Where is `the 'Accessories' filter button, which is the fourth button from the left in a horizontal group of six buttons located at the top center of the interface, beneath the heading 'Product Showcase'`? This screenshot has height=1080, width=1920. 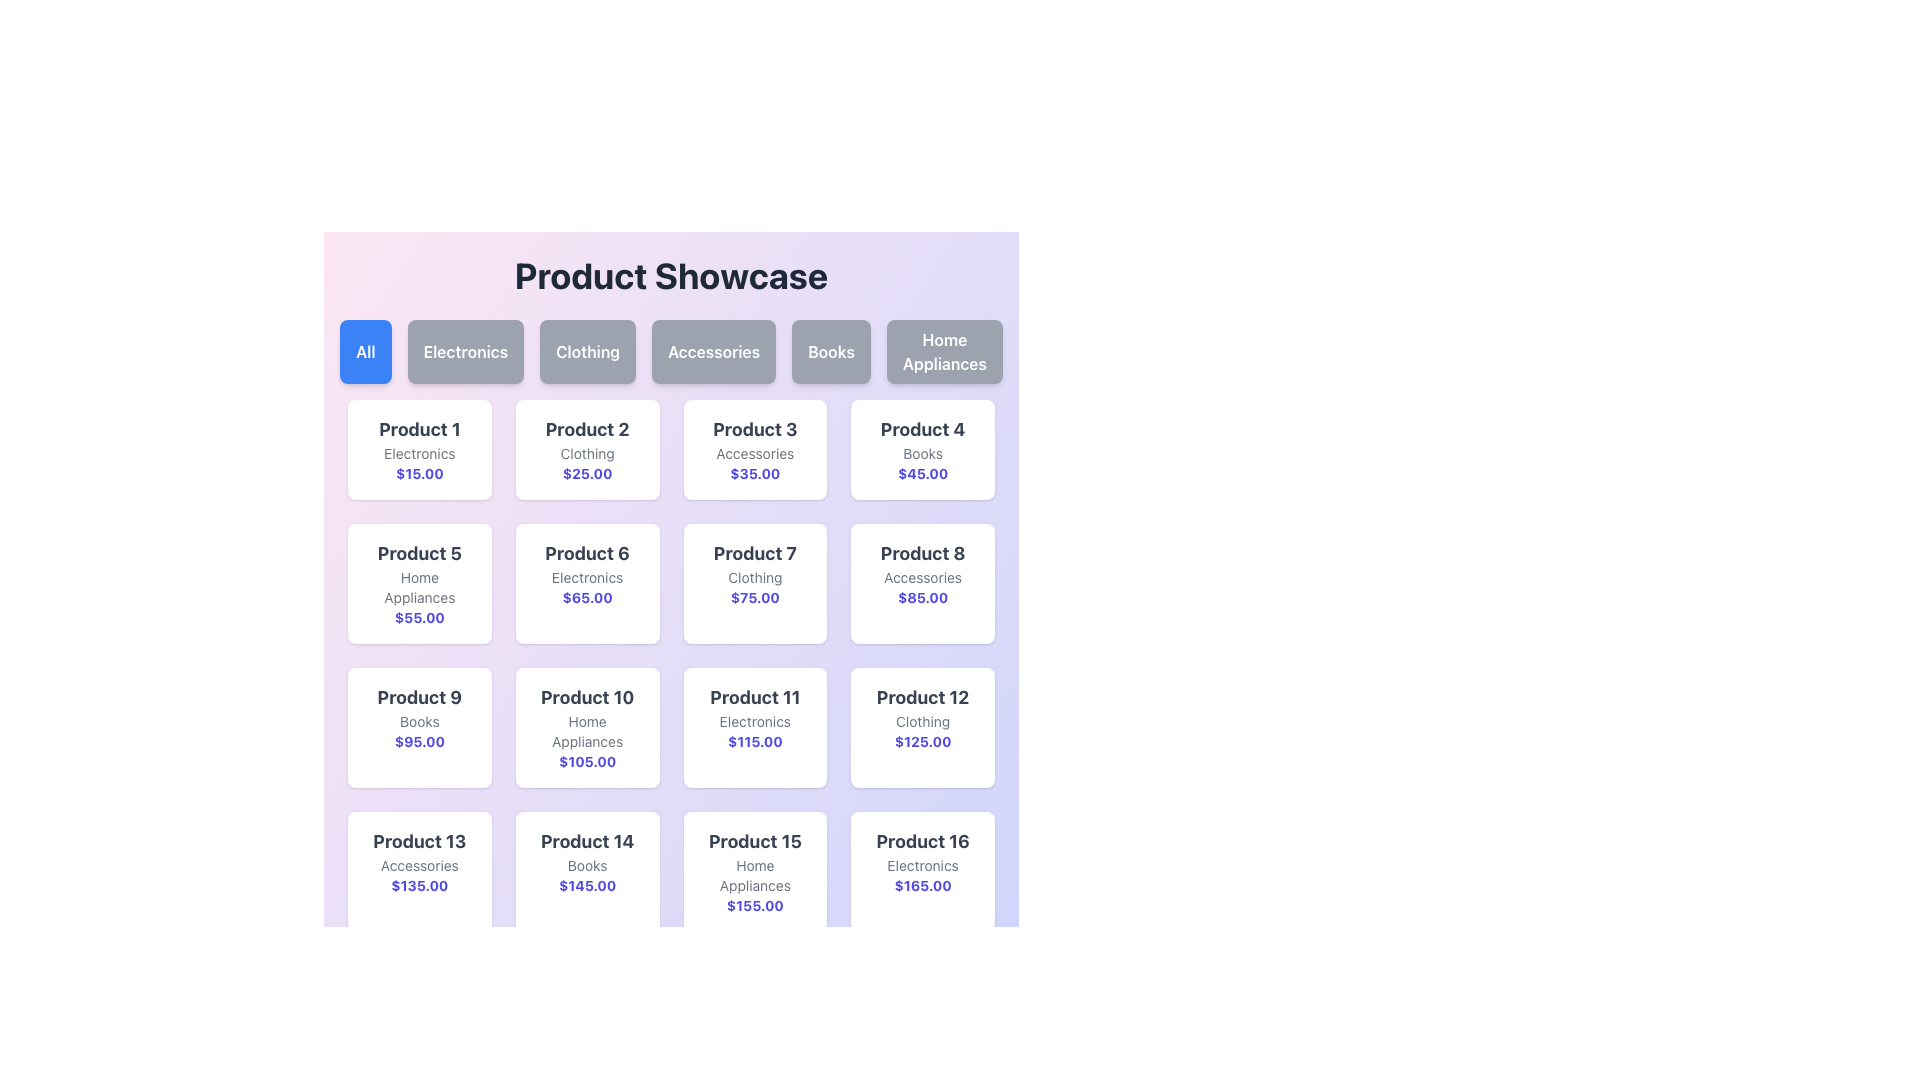 the 'Accessories' filter button, which is the fourth button from the left in a horizontal group of six buttons located at the top center of the interface, beneath the heading 'Product Showcase' is located at coordinates (714, 350).